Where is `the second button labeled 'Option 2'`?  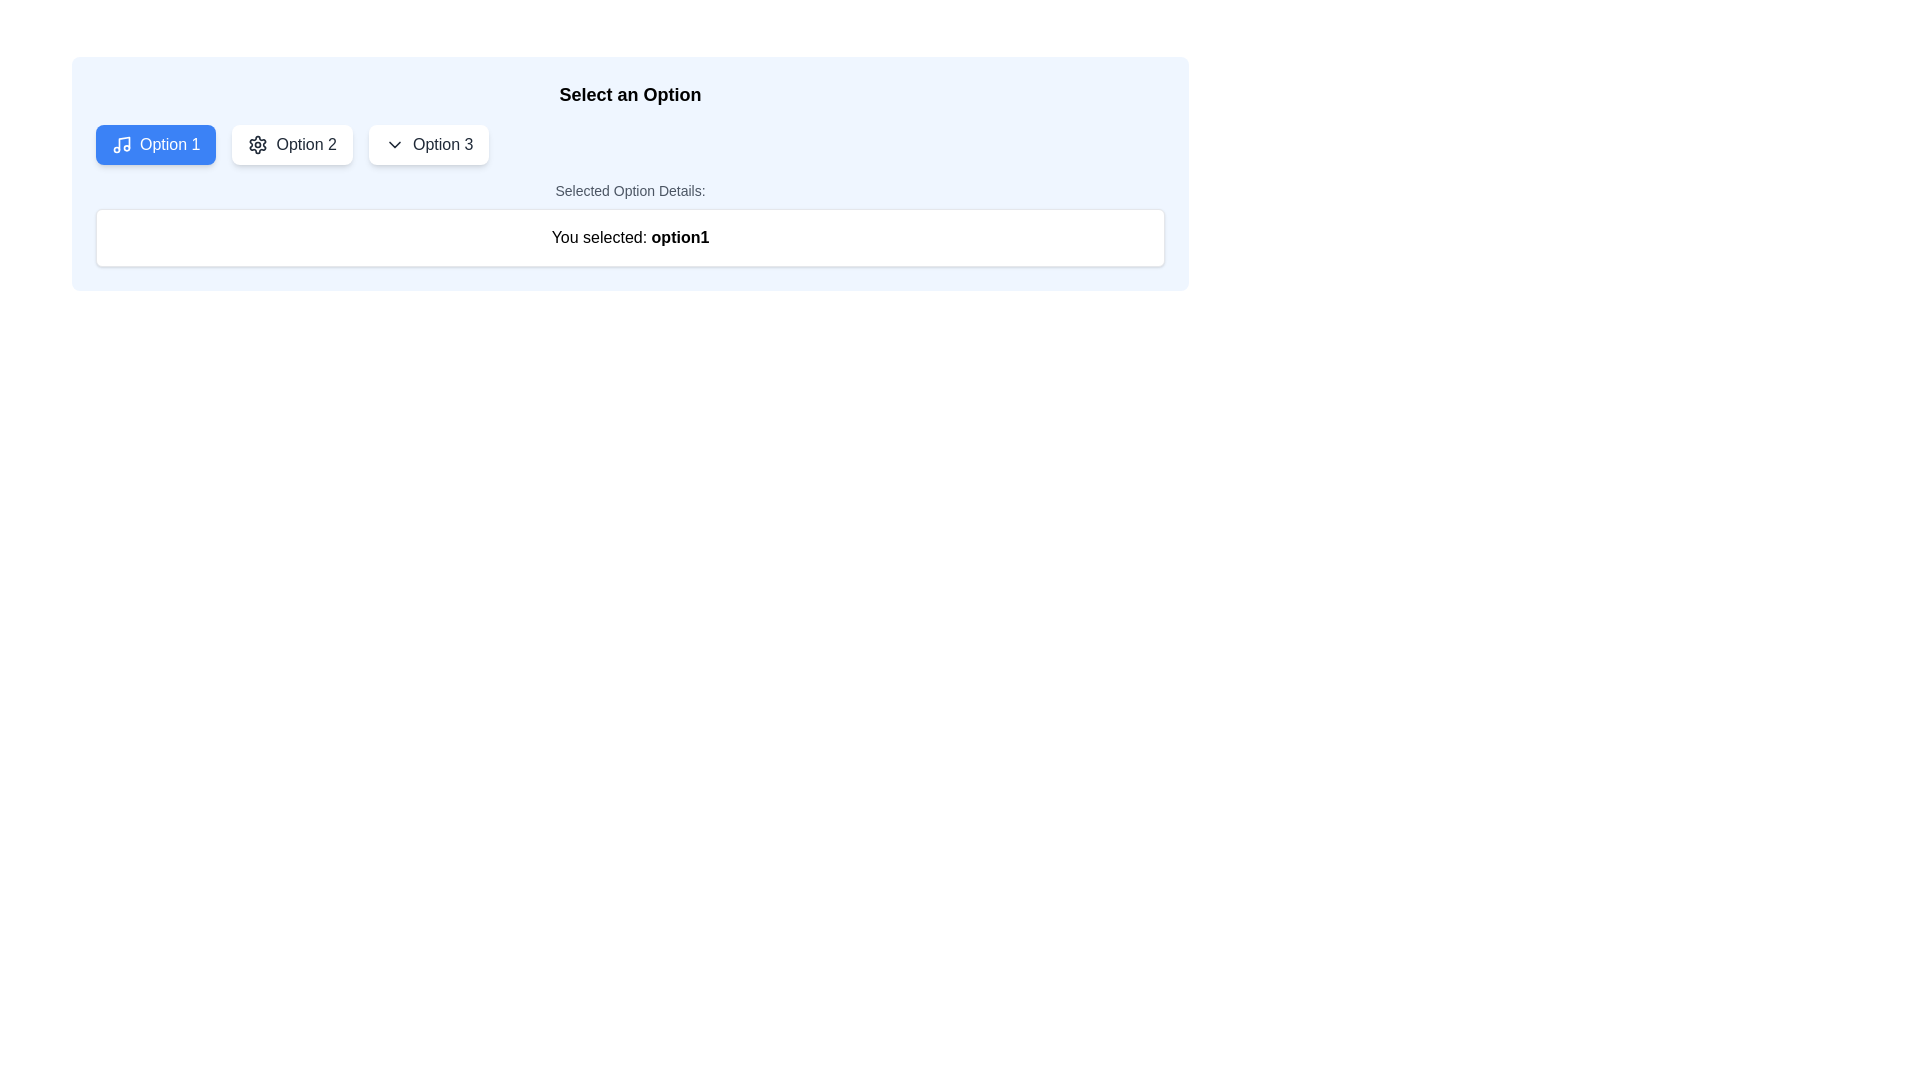 the second button labeled 'Option 2' is located at coordinates (291, 144).